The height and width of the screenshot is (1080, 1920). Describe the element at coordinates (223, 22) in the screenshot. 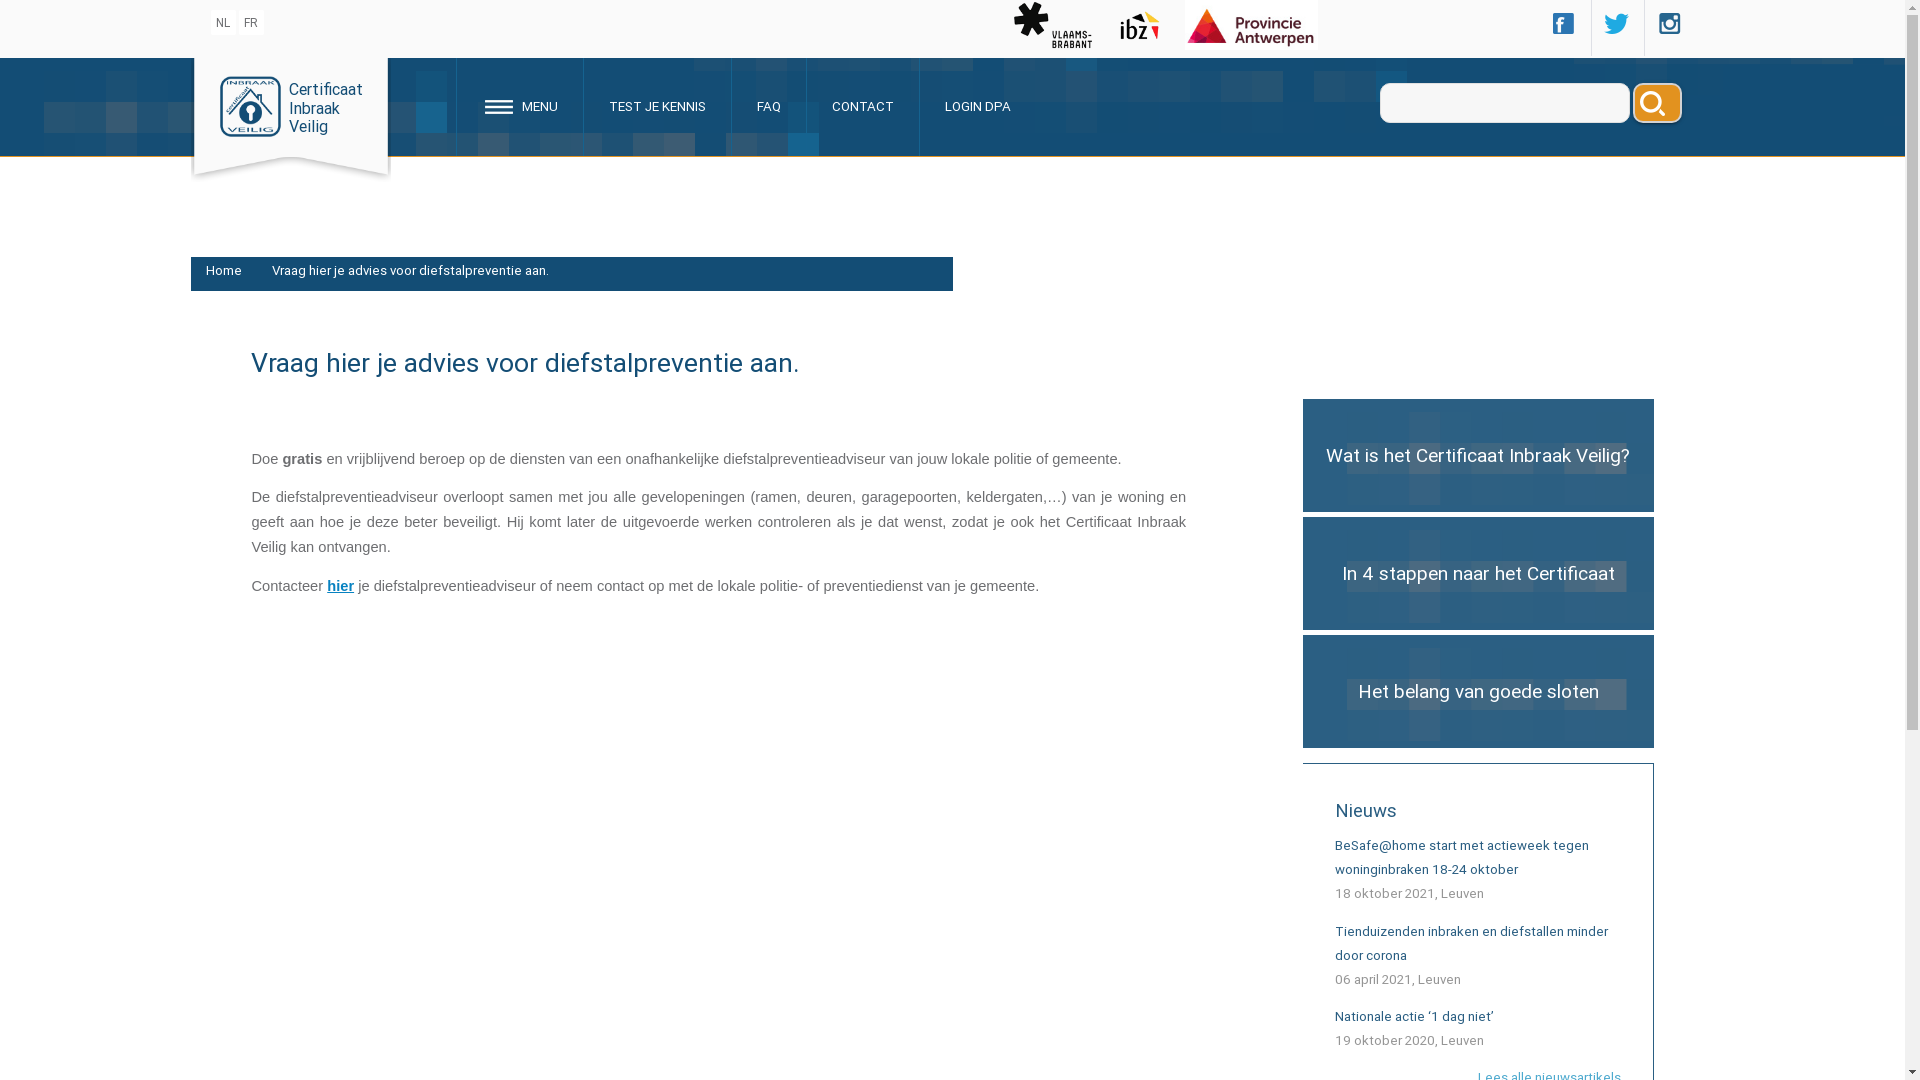

I see `'NL'` at that location.